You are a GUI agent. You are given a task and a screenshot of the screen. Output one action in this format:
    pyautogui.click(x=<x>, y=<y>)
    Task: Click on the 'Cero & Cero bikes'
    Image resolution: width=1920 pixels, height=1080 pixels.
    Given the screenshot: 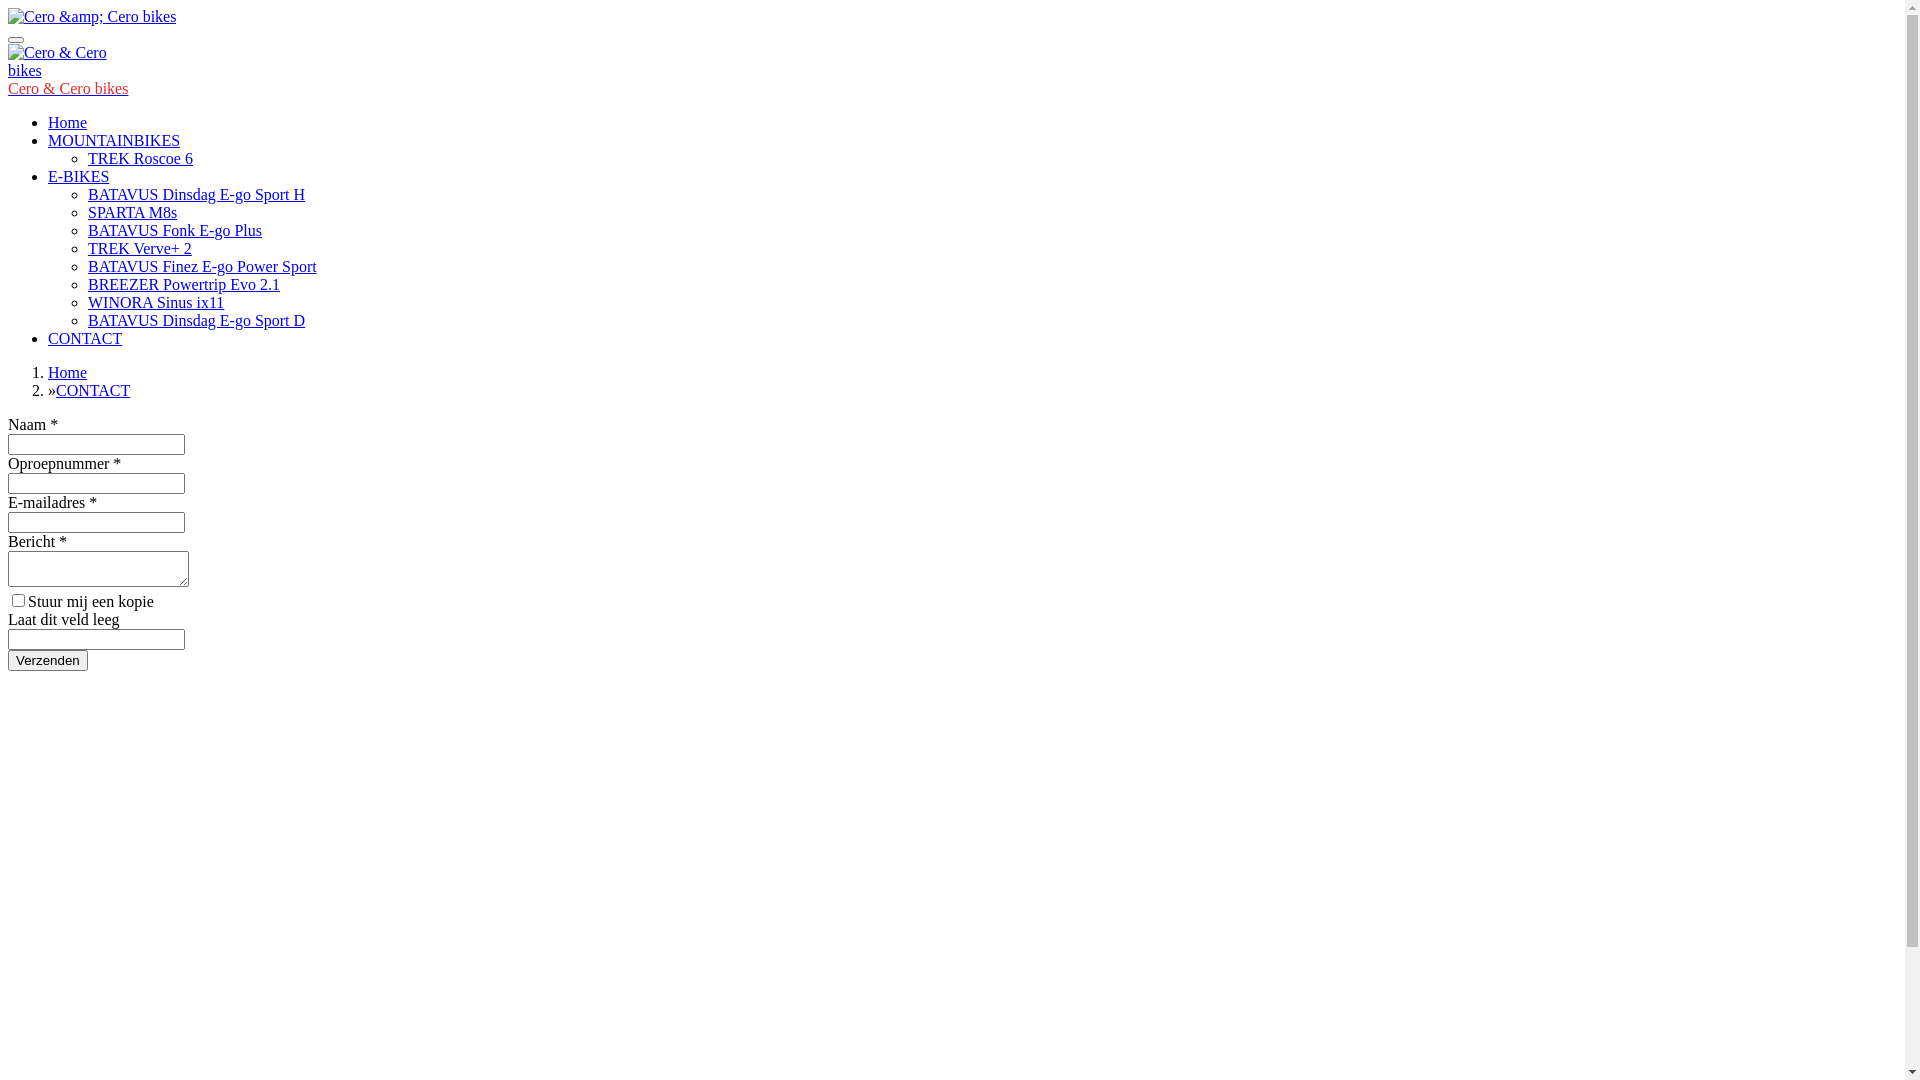 What is the action you would take?
    pyautogui.click(x=8, y=87)
    